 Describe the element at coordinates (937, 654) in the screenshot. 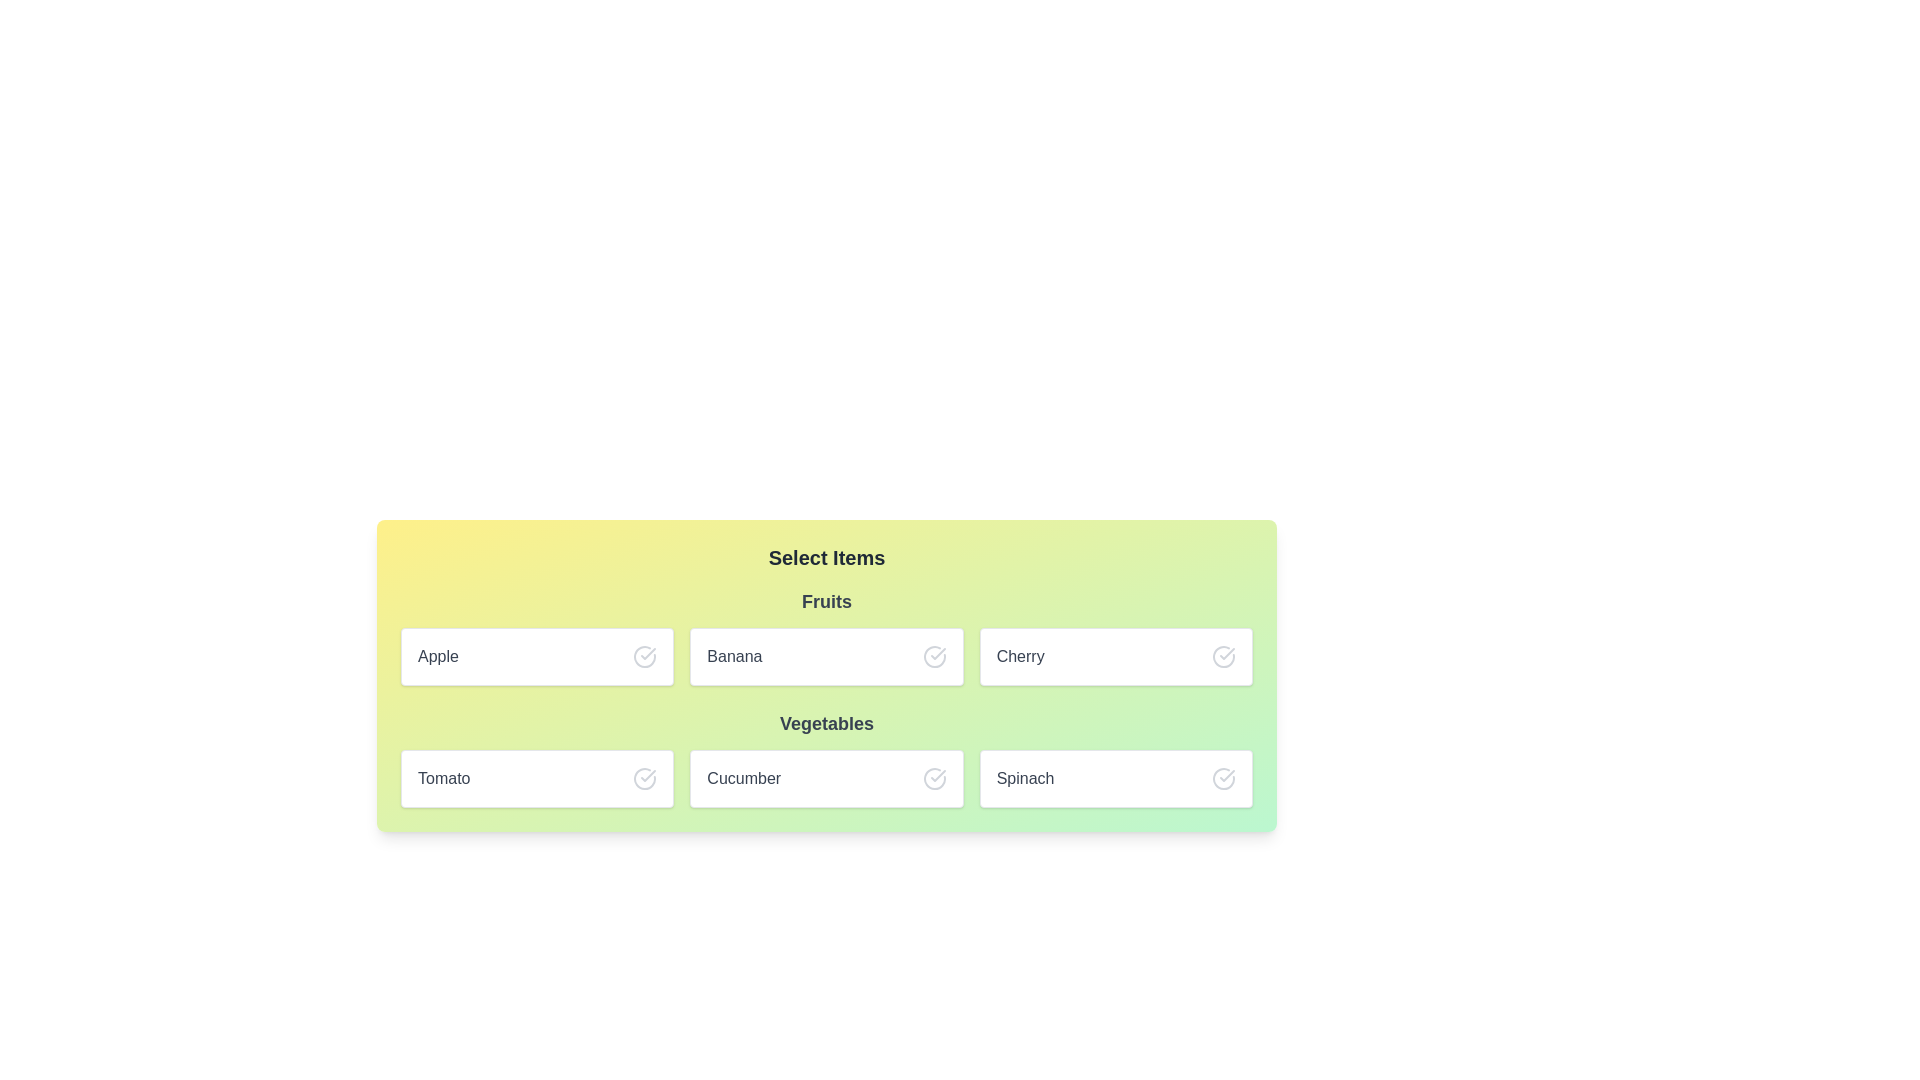

I see `confirmation vector icon for the 'Banana' item in the Fruits section using developer tools` at that location.